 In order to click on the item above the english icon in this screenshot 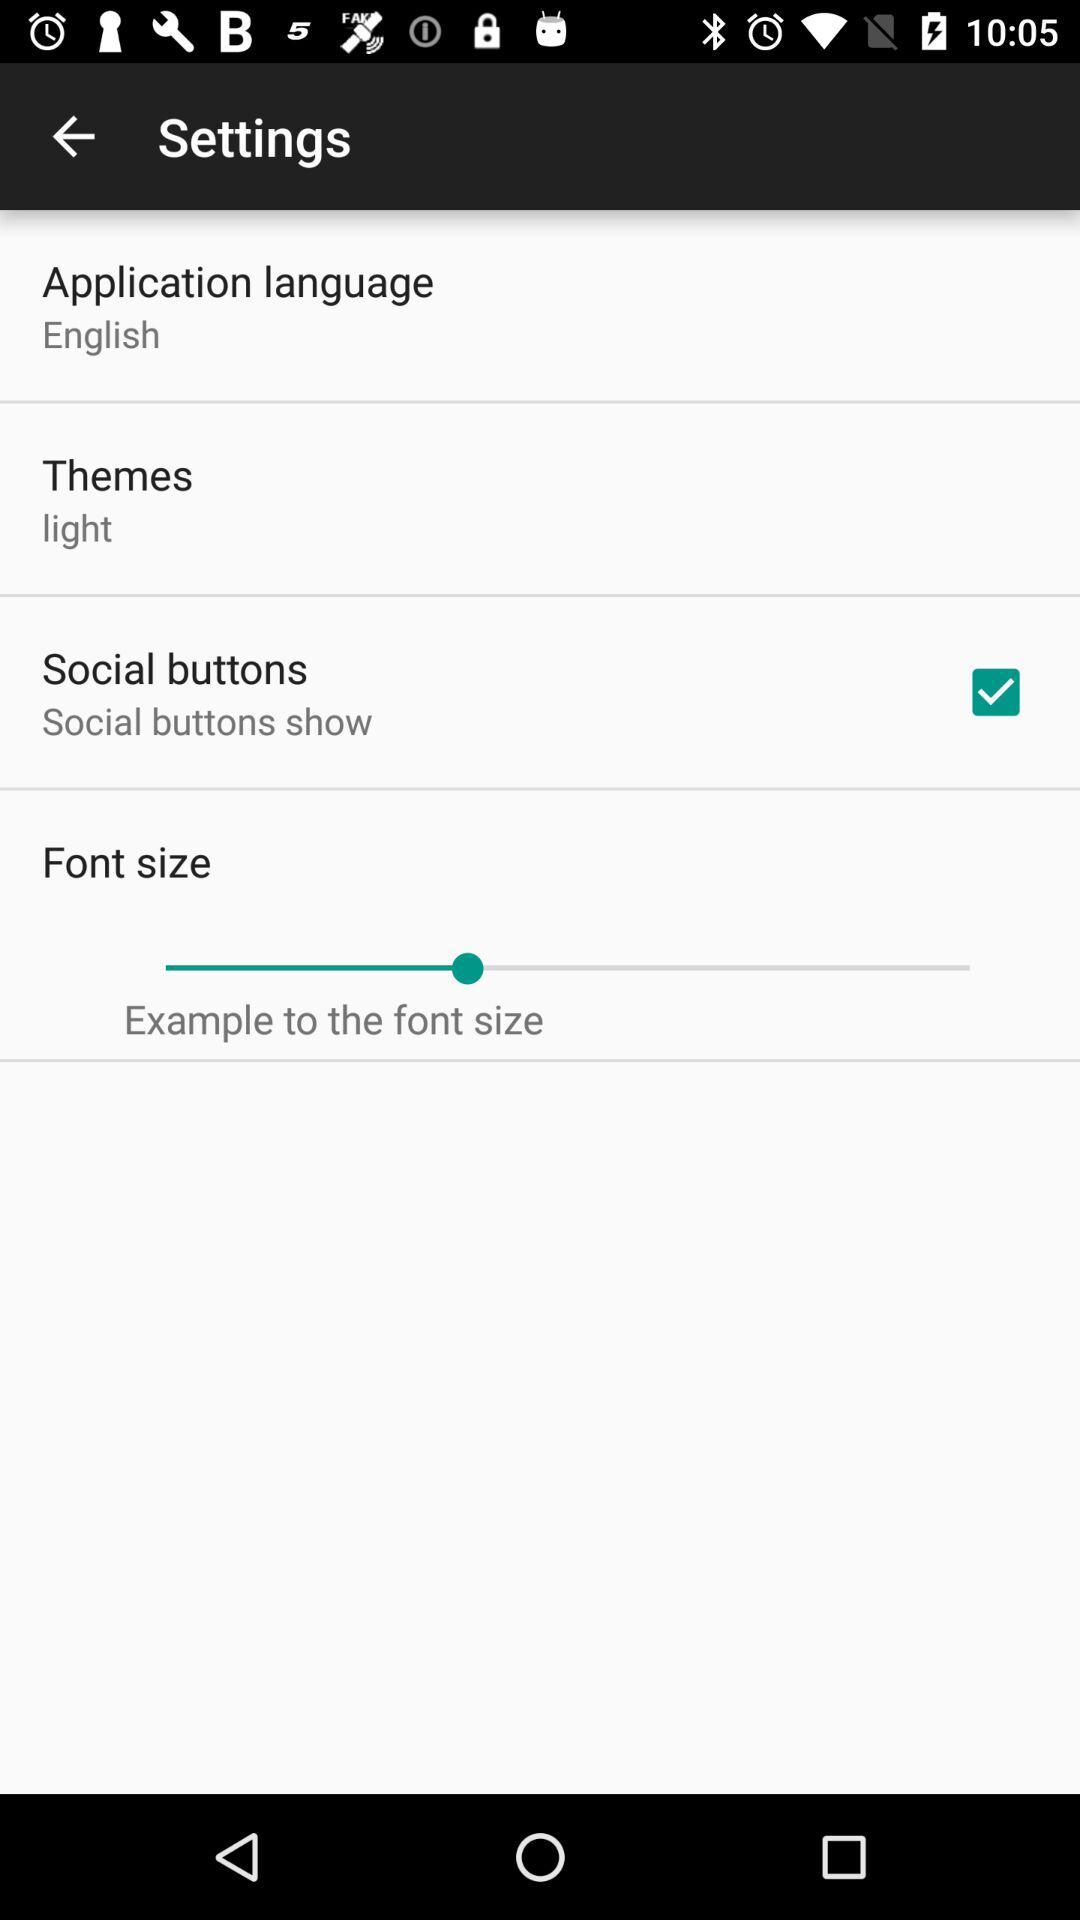, I will do `click(237, 279)`.